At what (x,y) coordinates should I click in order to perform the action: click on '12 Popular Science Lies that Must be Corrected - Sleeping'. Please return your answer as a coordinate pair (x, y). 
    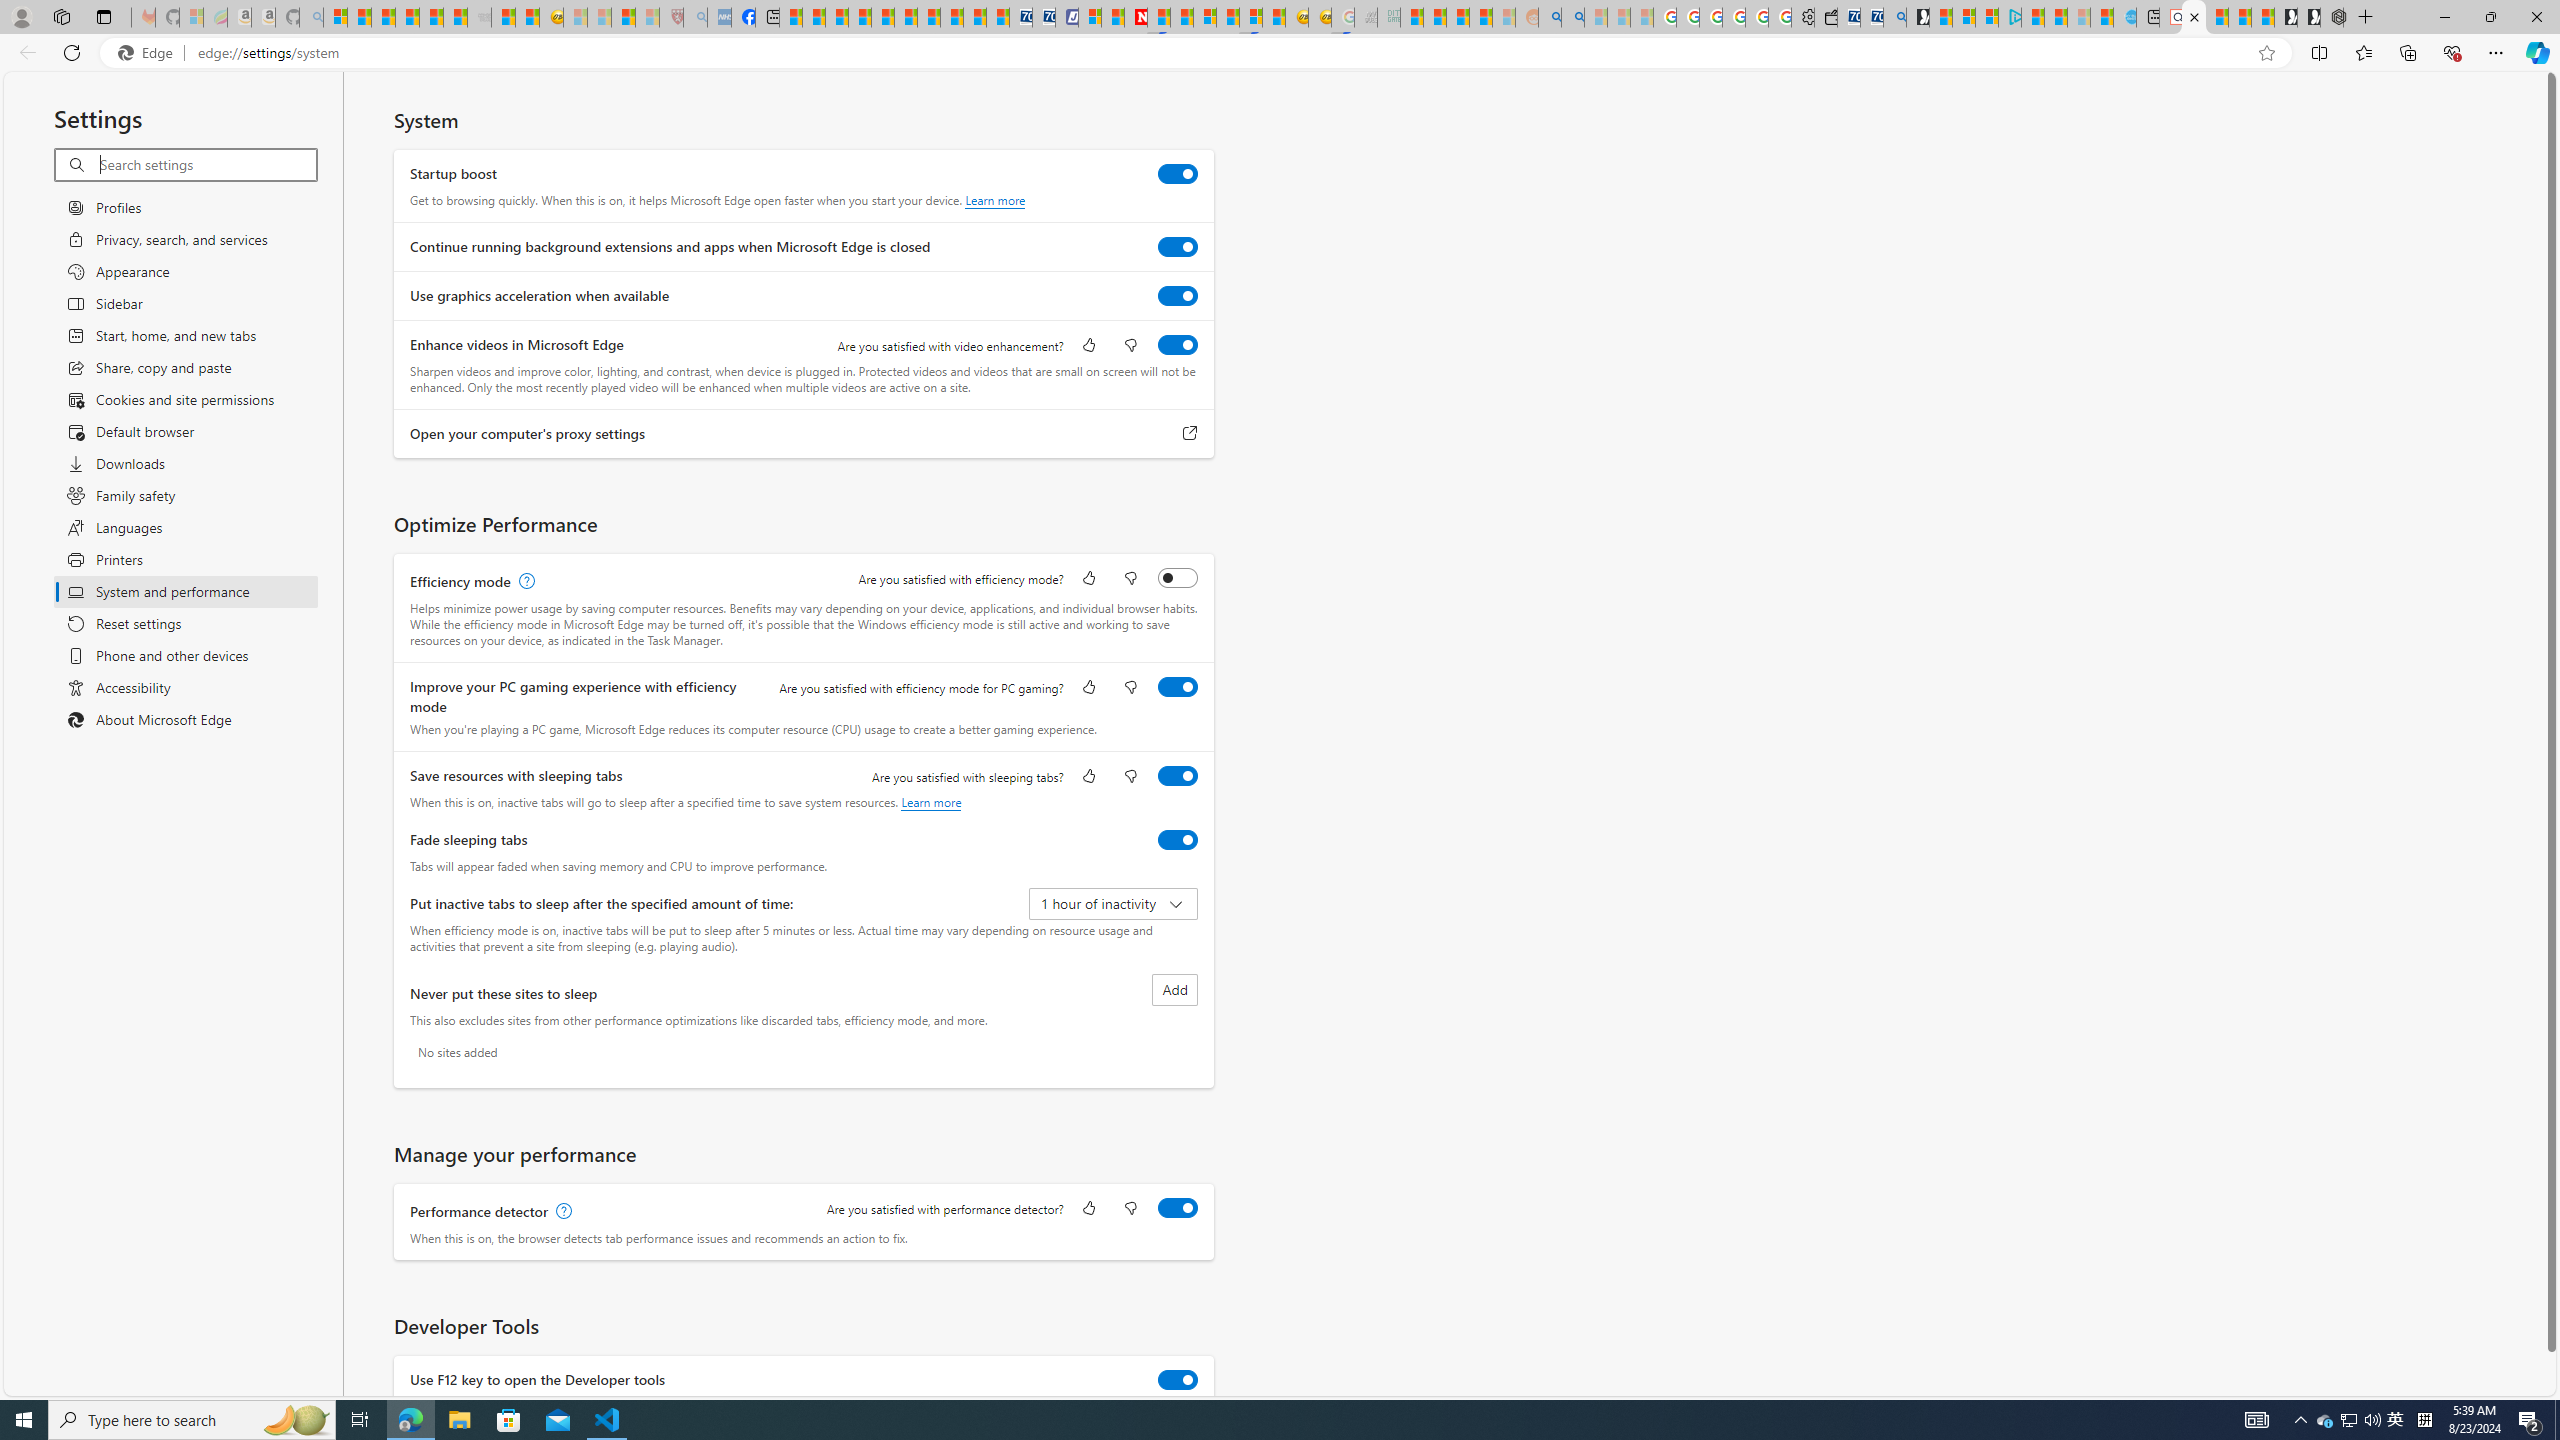
    Looking at the image, I should click on (647, 16).